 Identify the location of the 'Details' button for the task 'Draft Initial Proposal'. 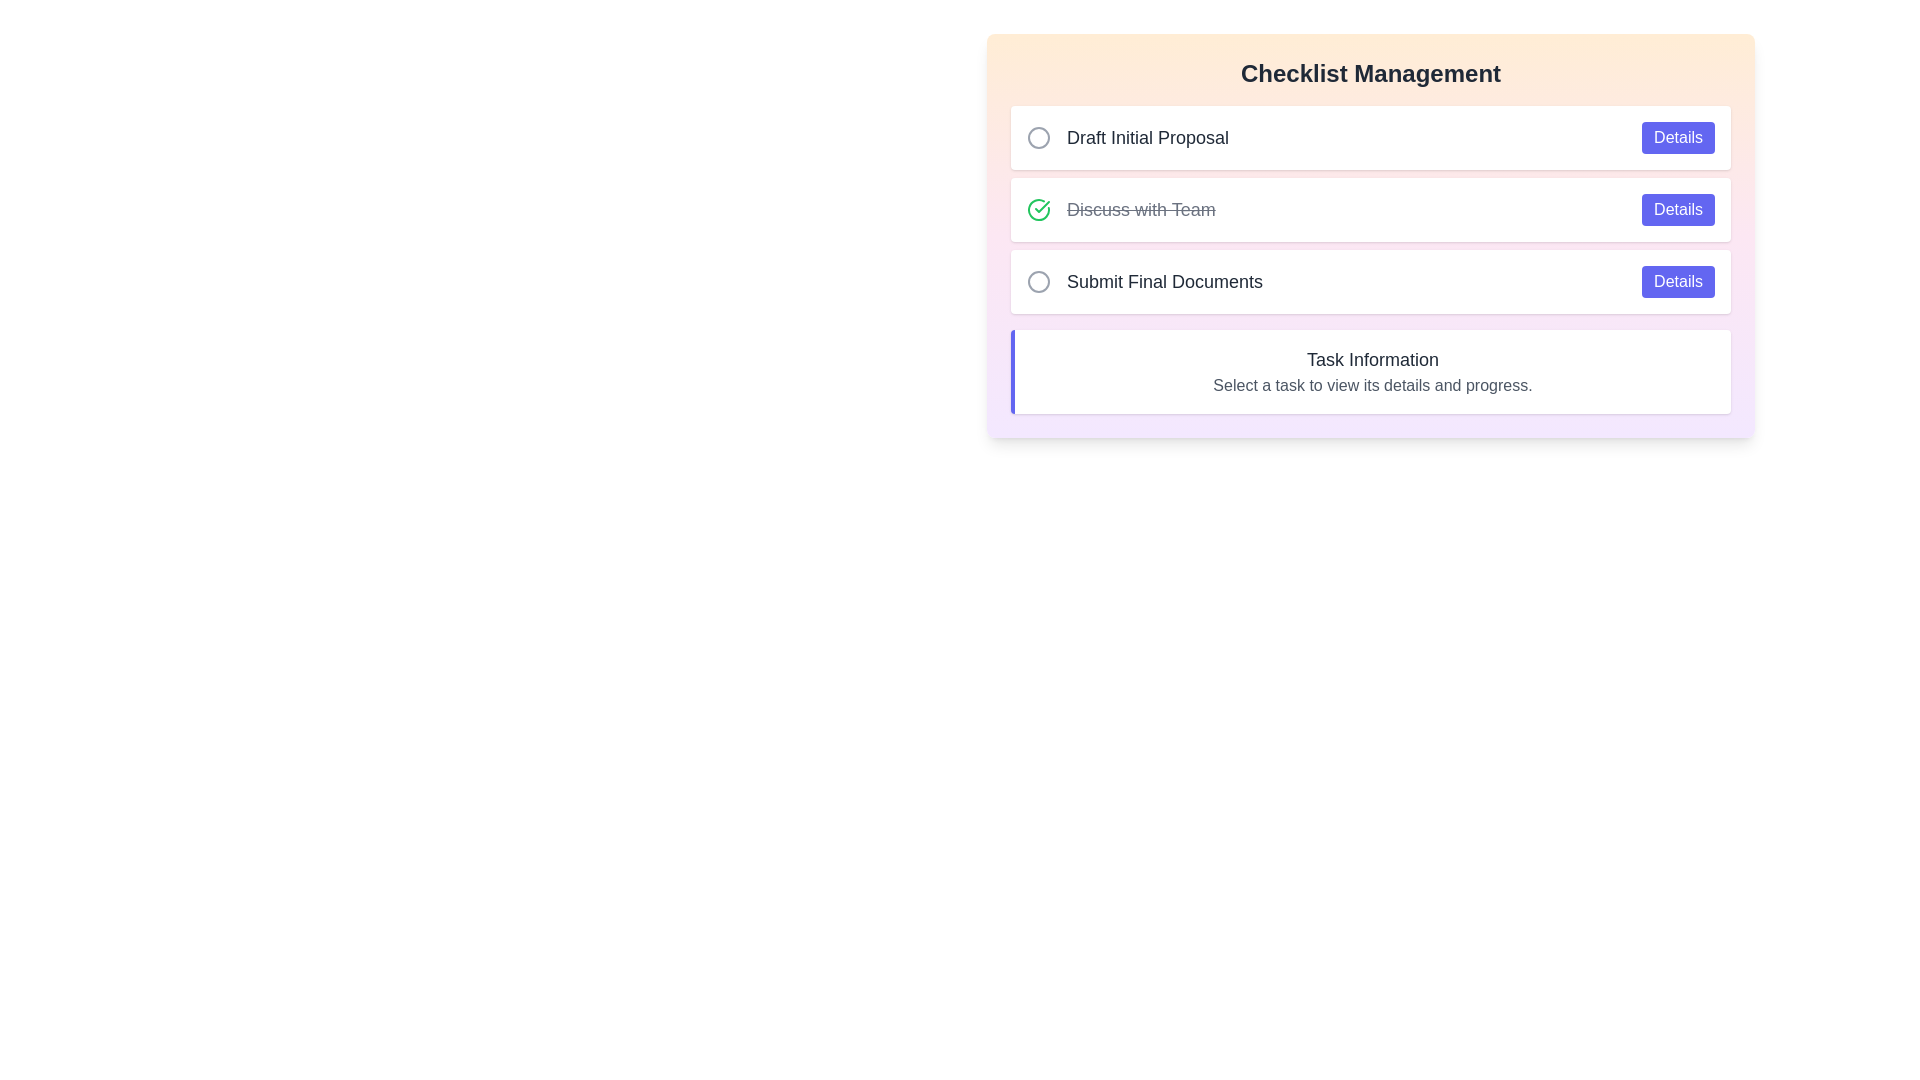
(1678, 137).